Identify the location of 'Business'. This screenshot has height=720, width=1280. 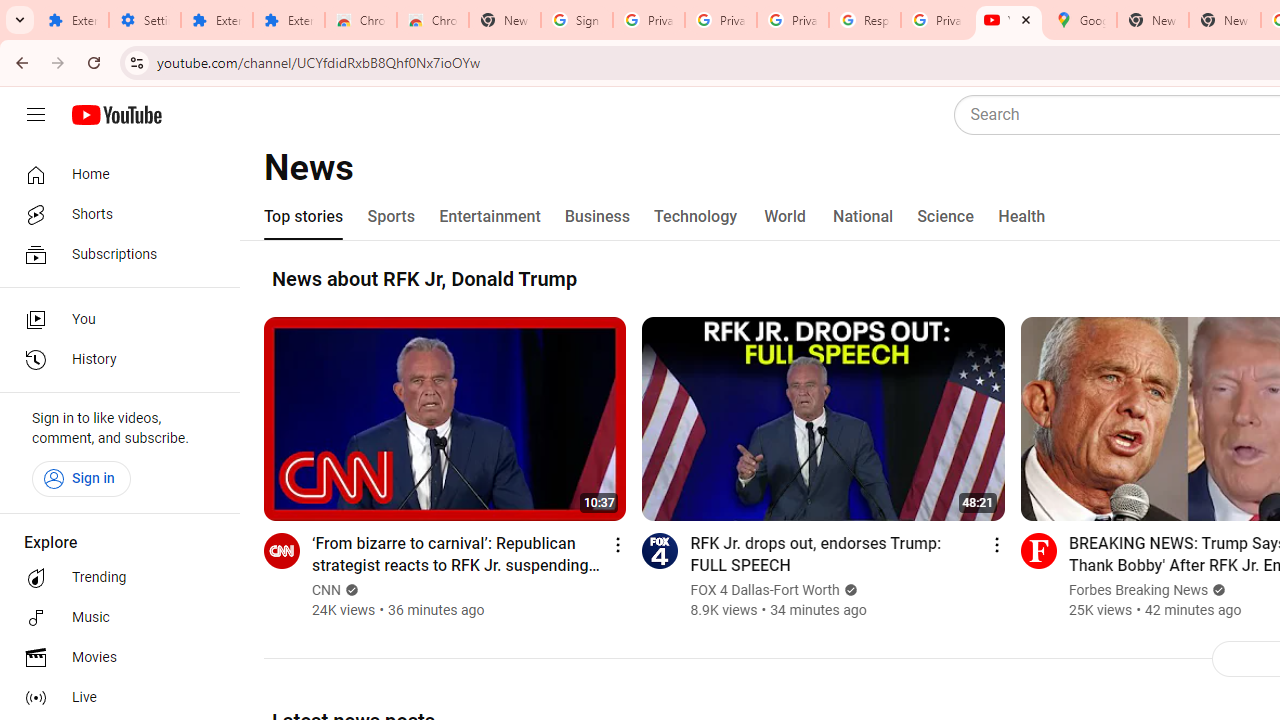
(596, 217).